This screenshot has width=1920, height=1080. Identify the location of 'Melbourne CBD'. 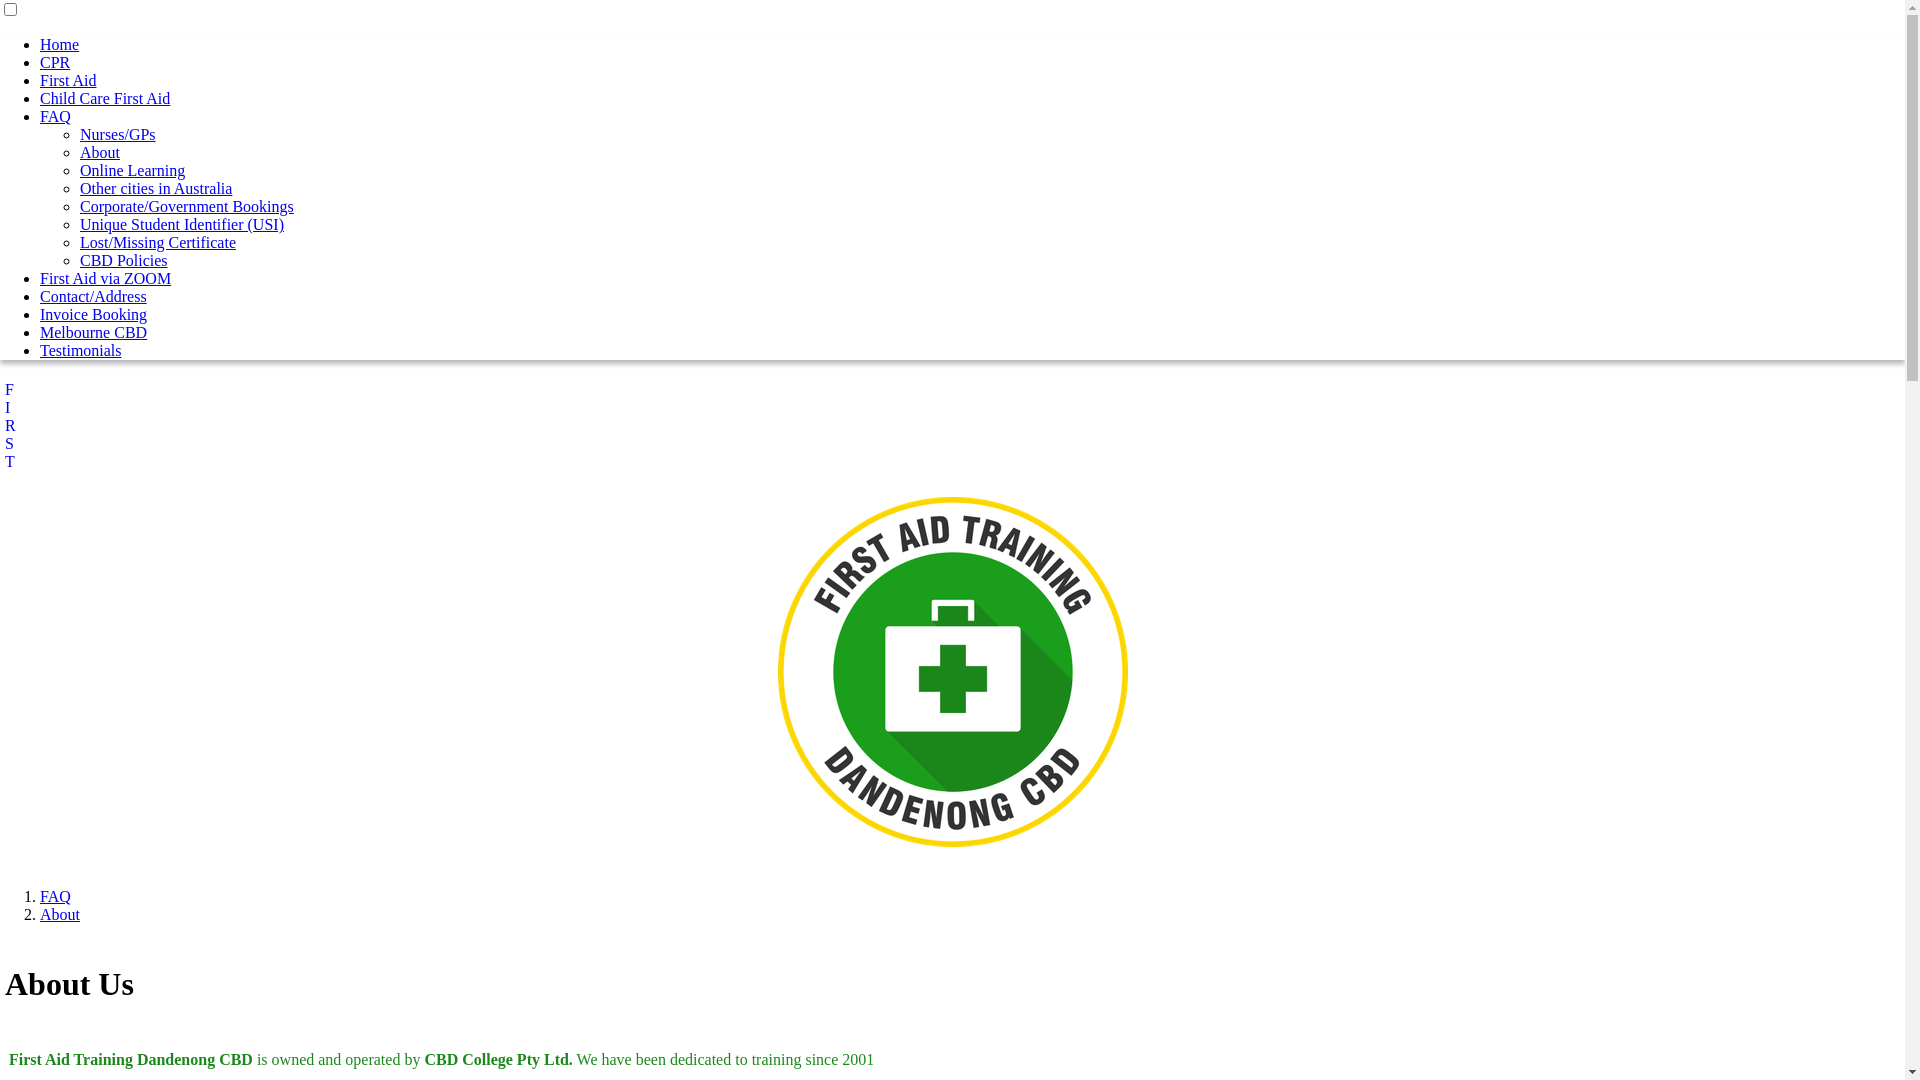
(92, 331).